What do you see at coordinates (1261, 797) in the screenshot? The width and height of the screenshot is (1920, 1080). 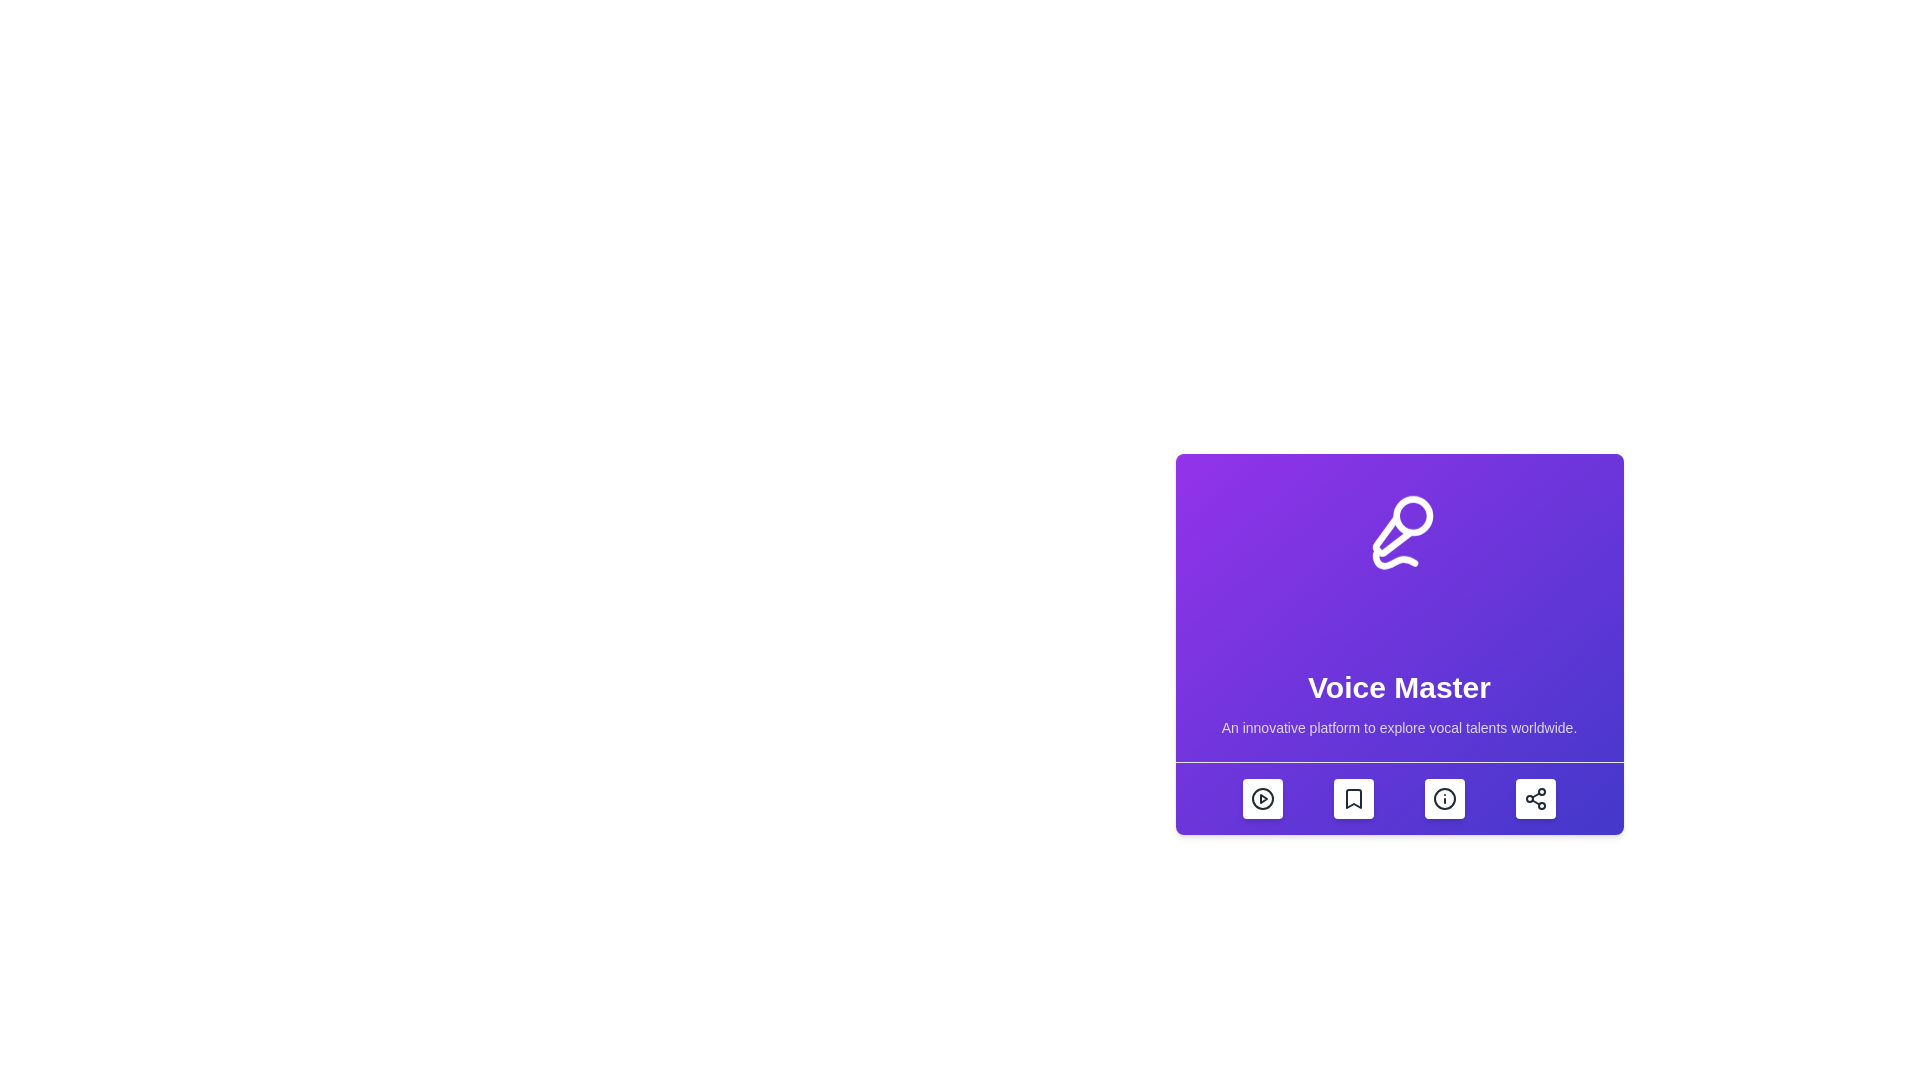 I see `the rounded square button with a white background and a play button icon, located at the bottom of the 'Voice Master' card` at bounding box center [1261, 797].